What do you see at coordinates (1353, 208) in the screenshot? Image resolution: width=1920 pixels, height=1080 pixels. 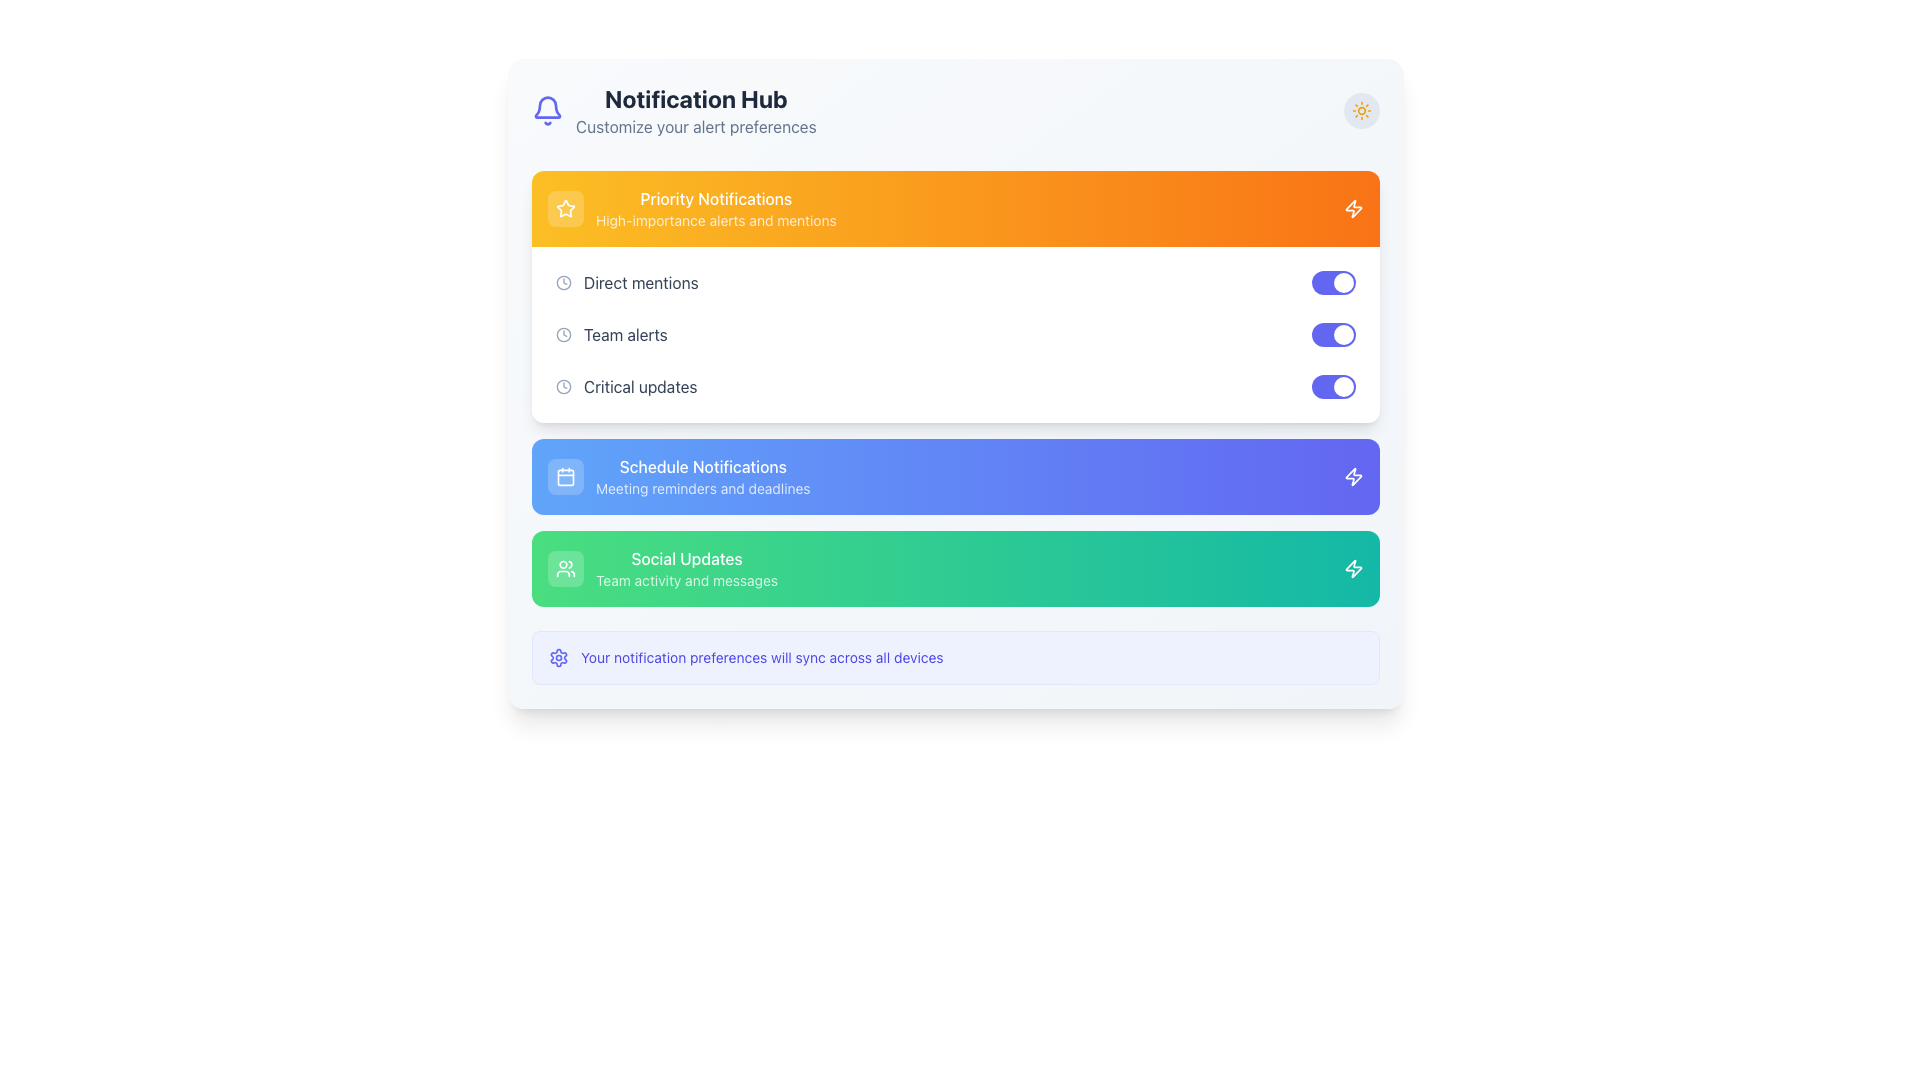 I see `the zigzagging lightning bolt icon located in the top-right corner of the 'Priority Notifications' section, which has white strokes and an orange background` at bounding box center [1353, 208].